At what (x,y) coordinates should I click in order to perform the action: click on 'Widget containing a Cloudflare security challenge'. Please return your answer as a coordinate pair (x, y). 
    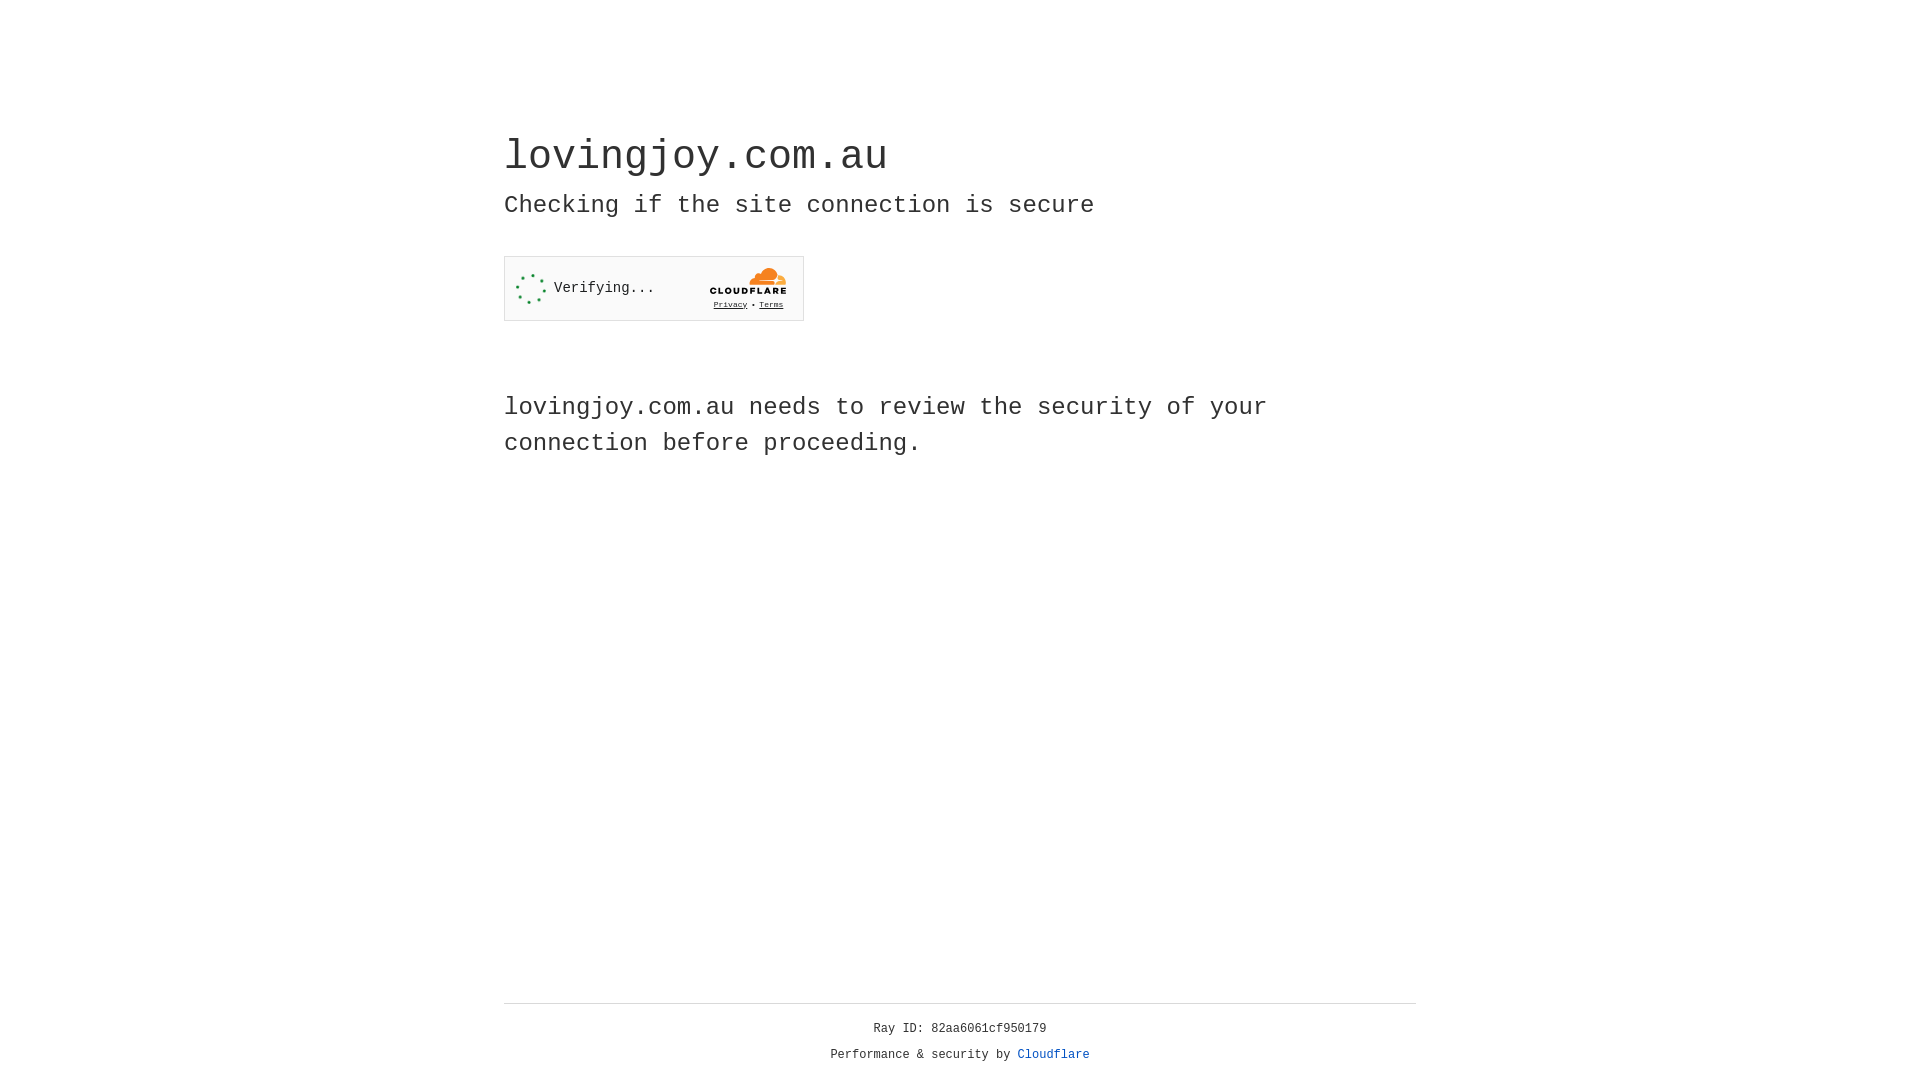
    Looking at the image, I should click on (653, 288).